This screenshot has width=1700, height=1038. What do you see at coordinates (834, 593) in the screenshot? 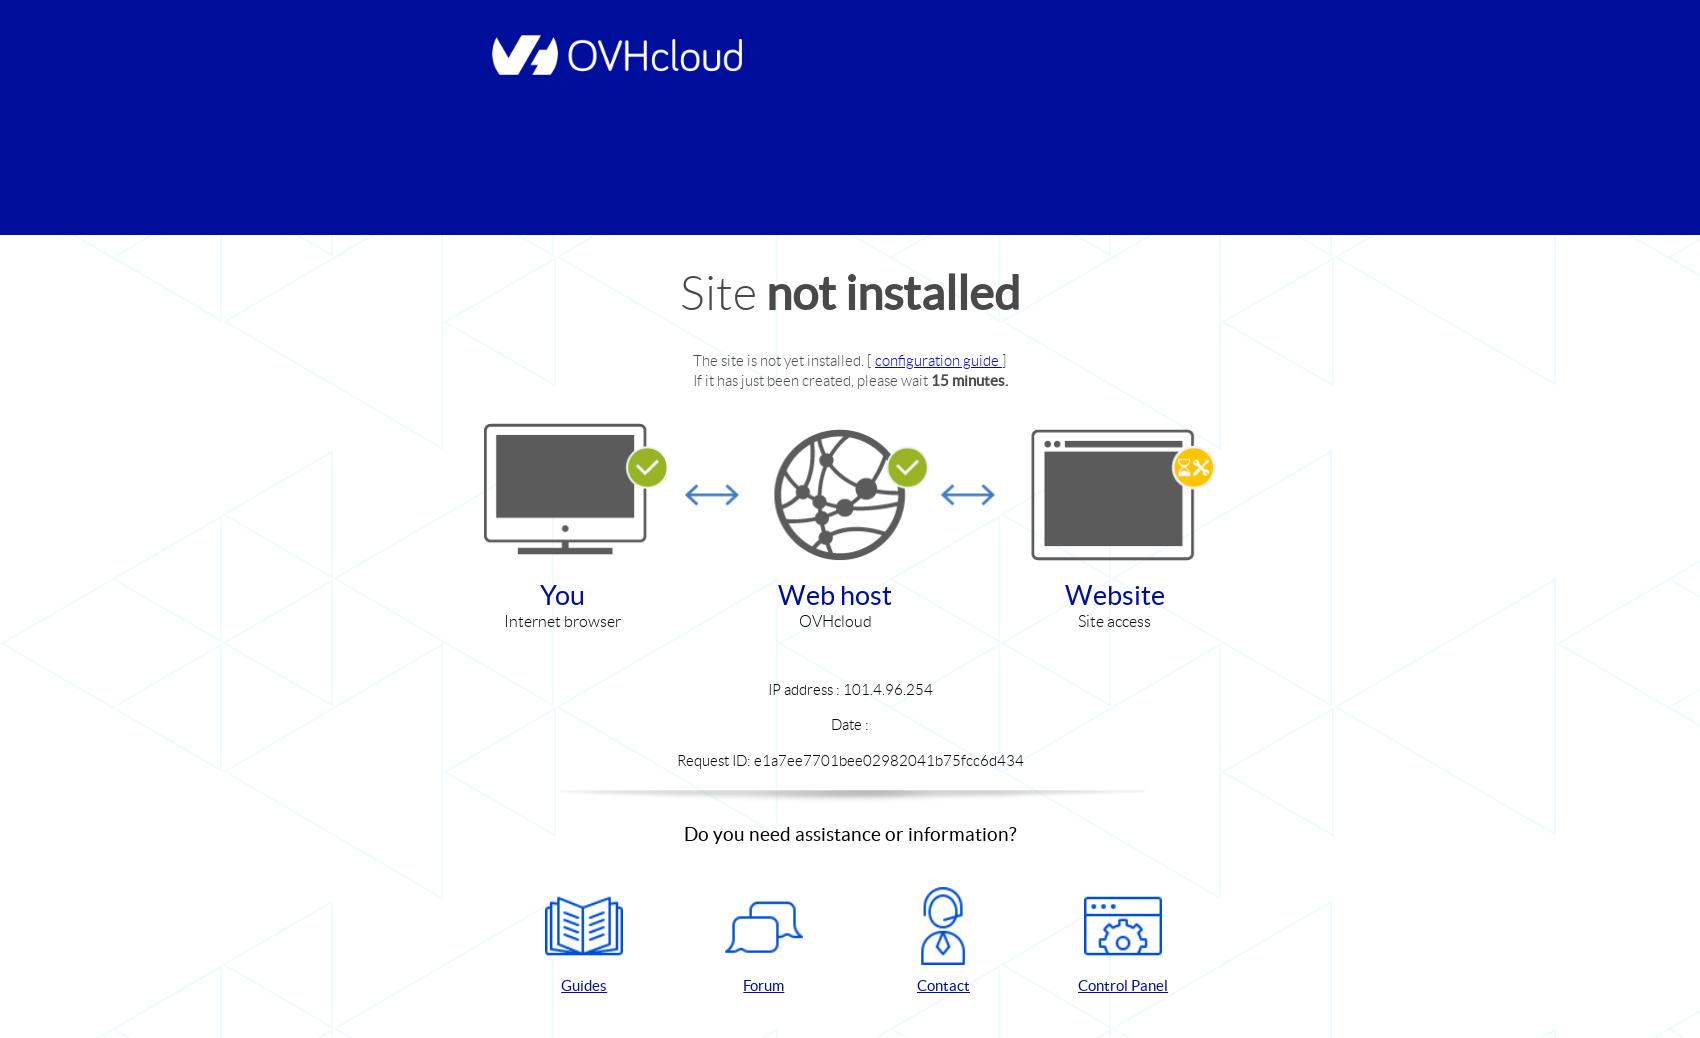
I see `'Web host'` at bounding box center [834, 593].